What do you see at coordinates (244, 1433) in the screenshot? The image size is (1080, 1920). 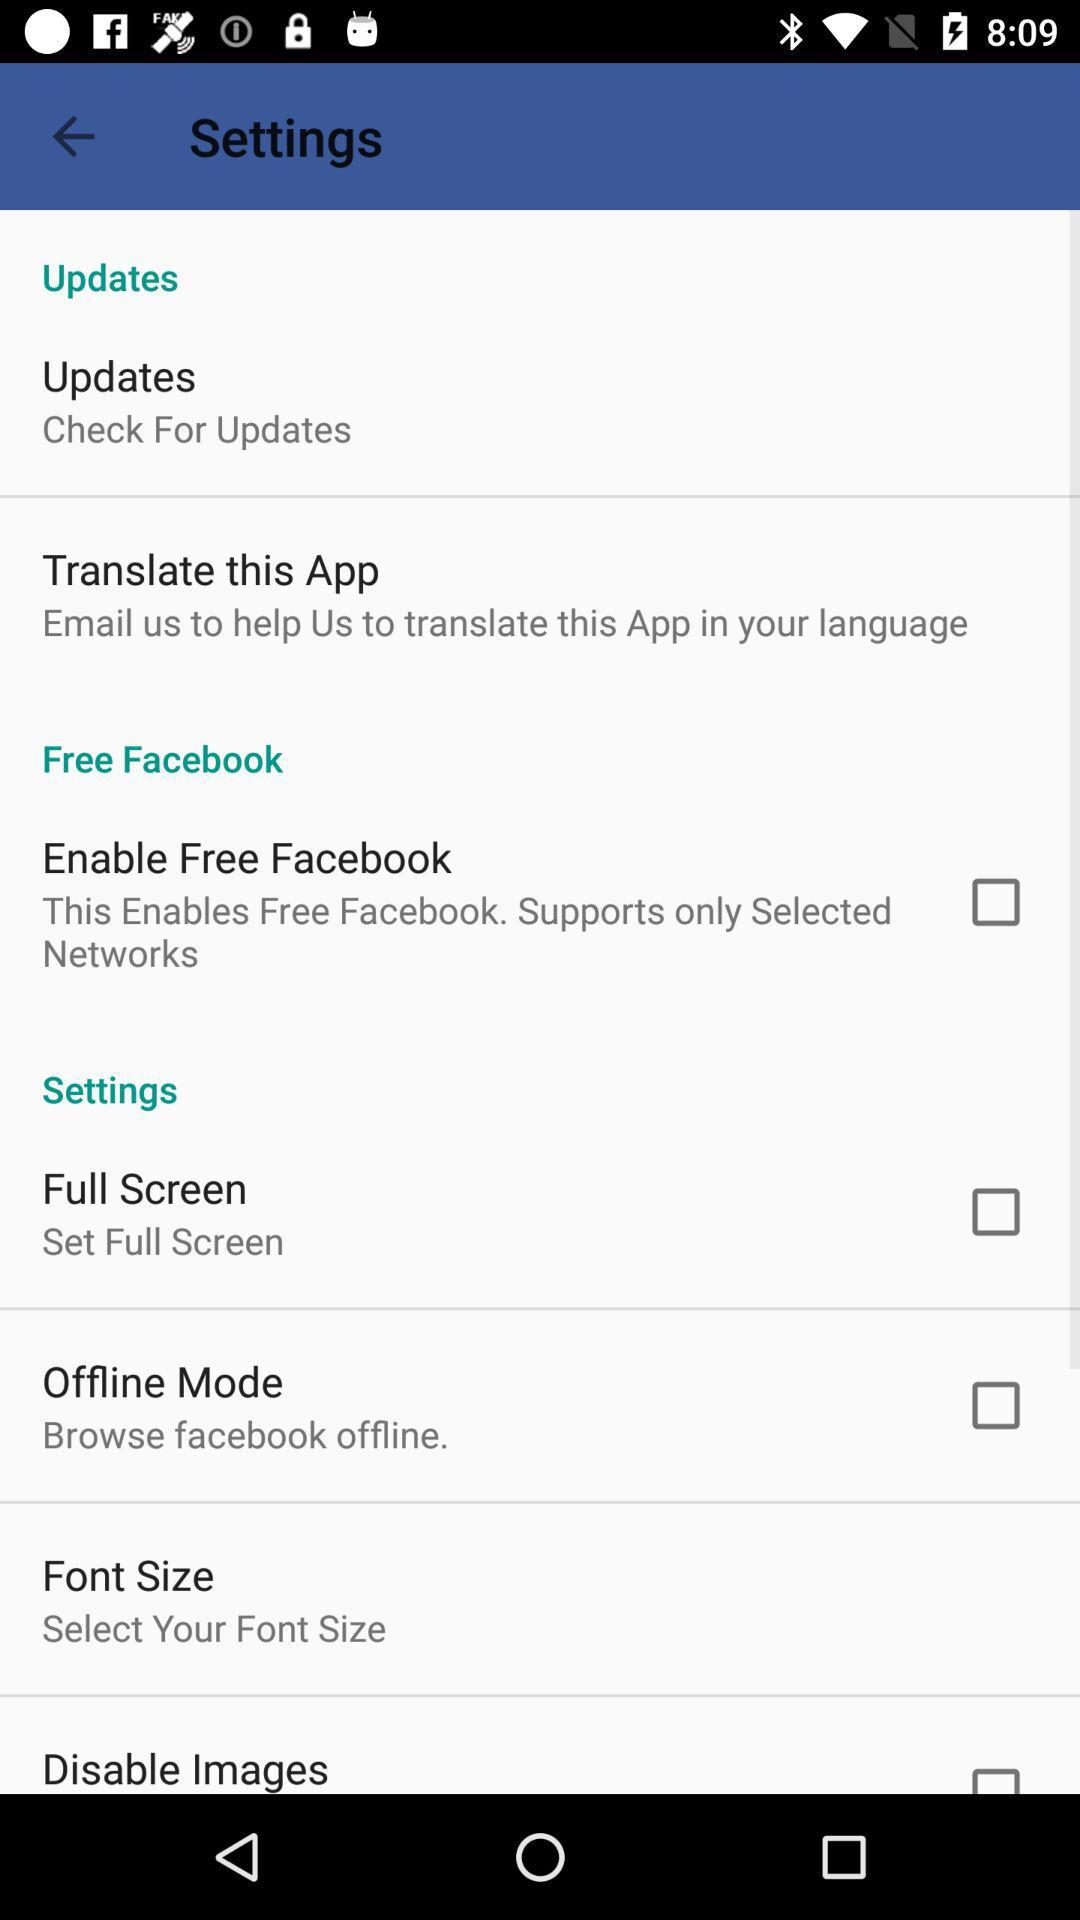 I see `the browse facebook offline. icon` at bounding box center [244, 1433].